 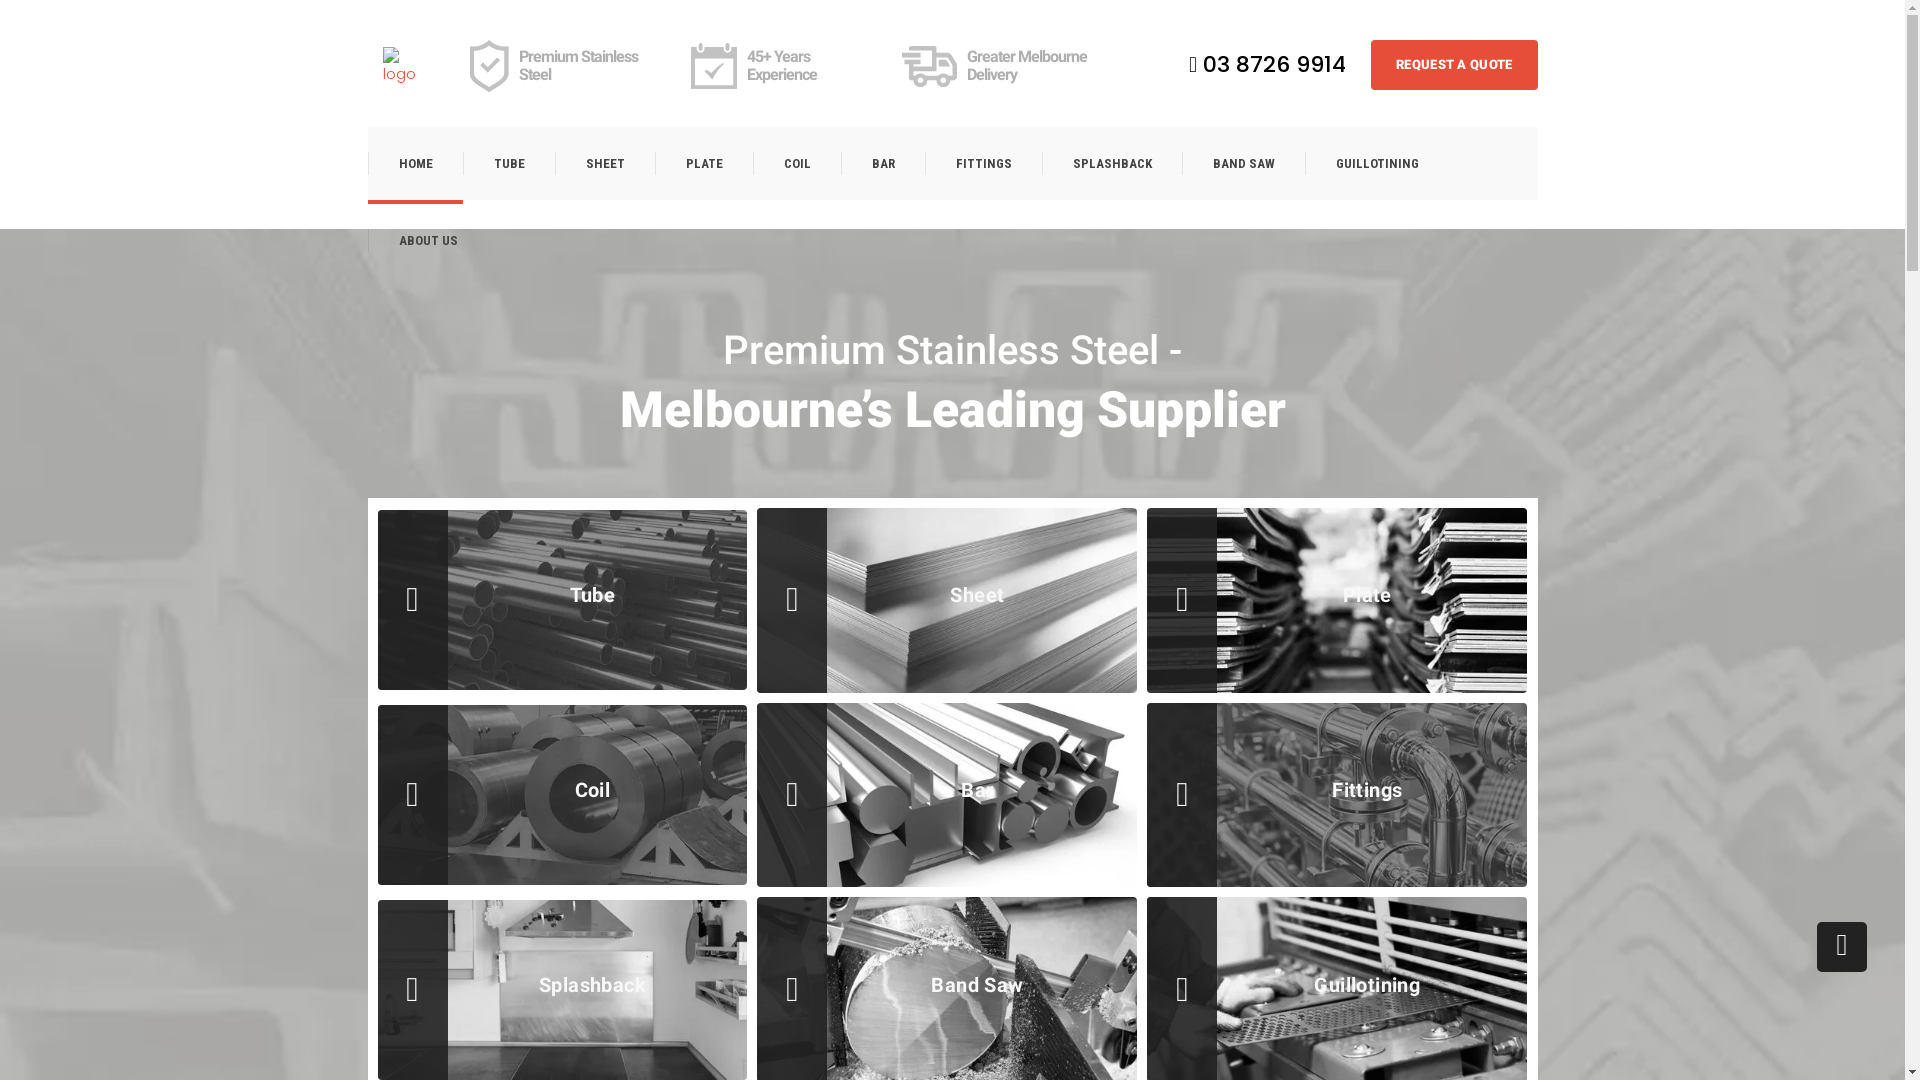 What do you see at coordinates (426, 789) in the screenshot?
I see `'Coil'` at bounding box center [426, 789].